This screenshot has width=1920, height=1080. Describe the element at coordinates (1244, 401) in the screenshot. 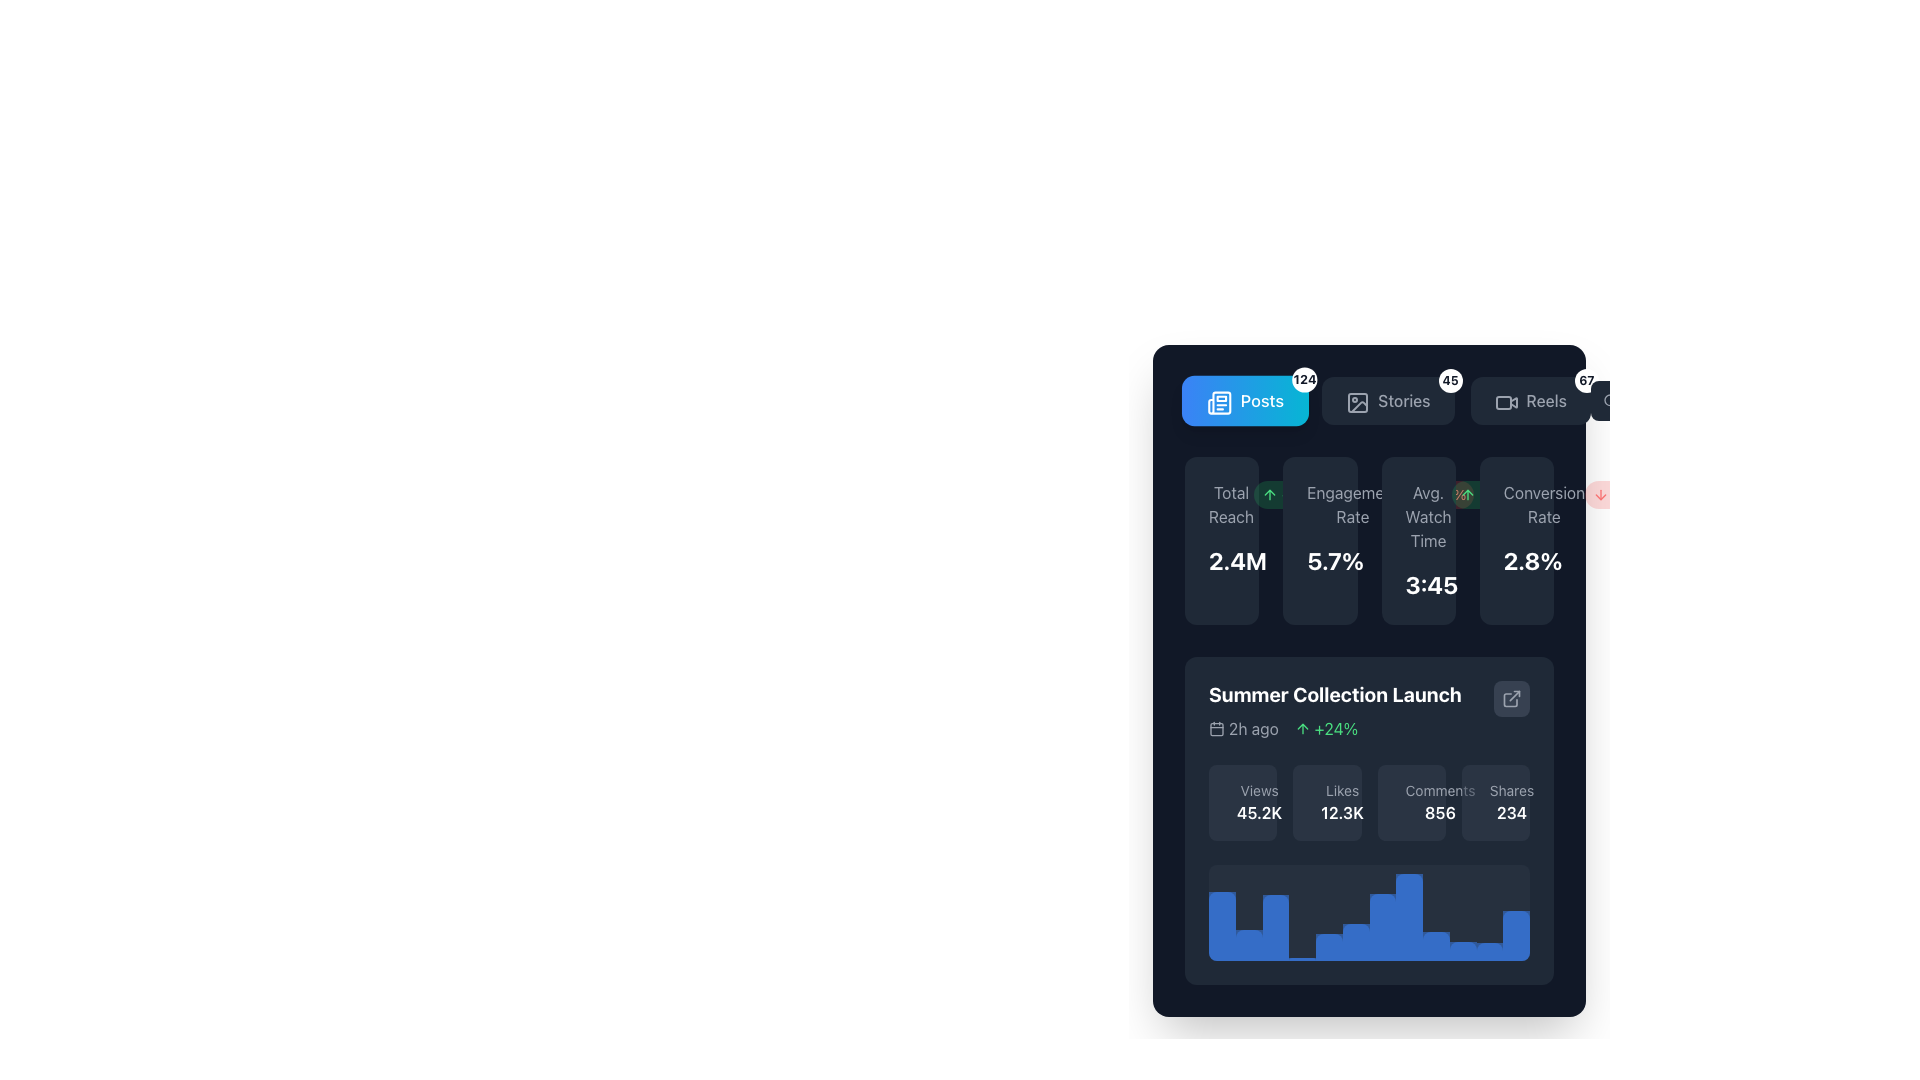

I see `the 'Posts' button, which is a rectangular button with rounded edges, featuring a gradient background from blue to cyan, white text, and a newspaper icon on the left, along with a badge showing '124' at the top-right corner` at that location.